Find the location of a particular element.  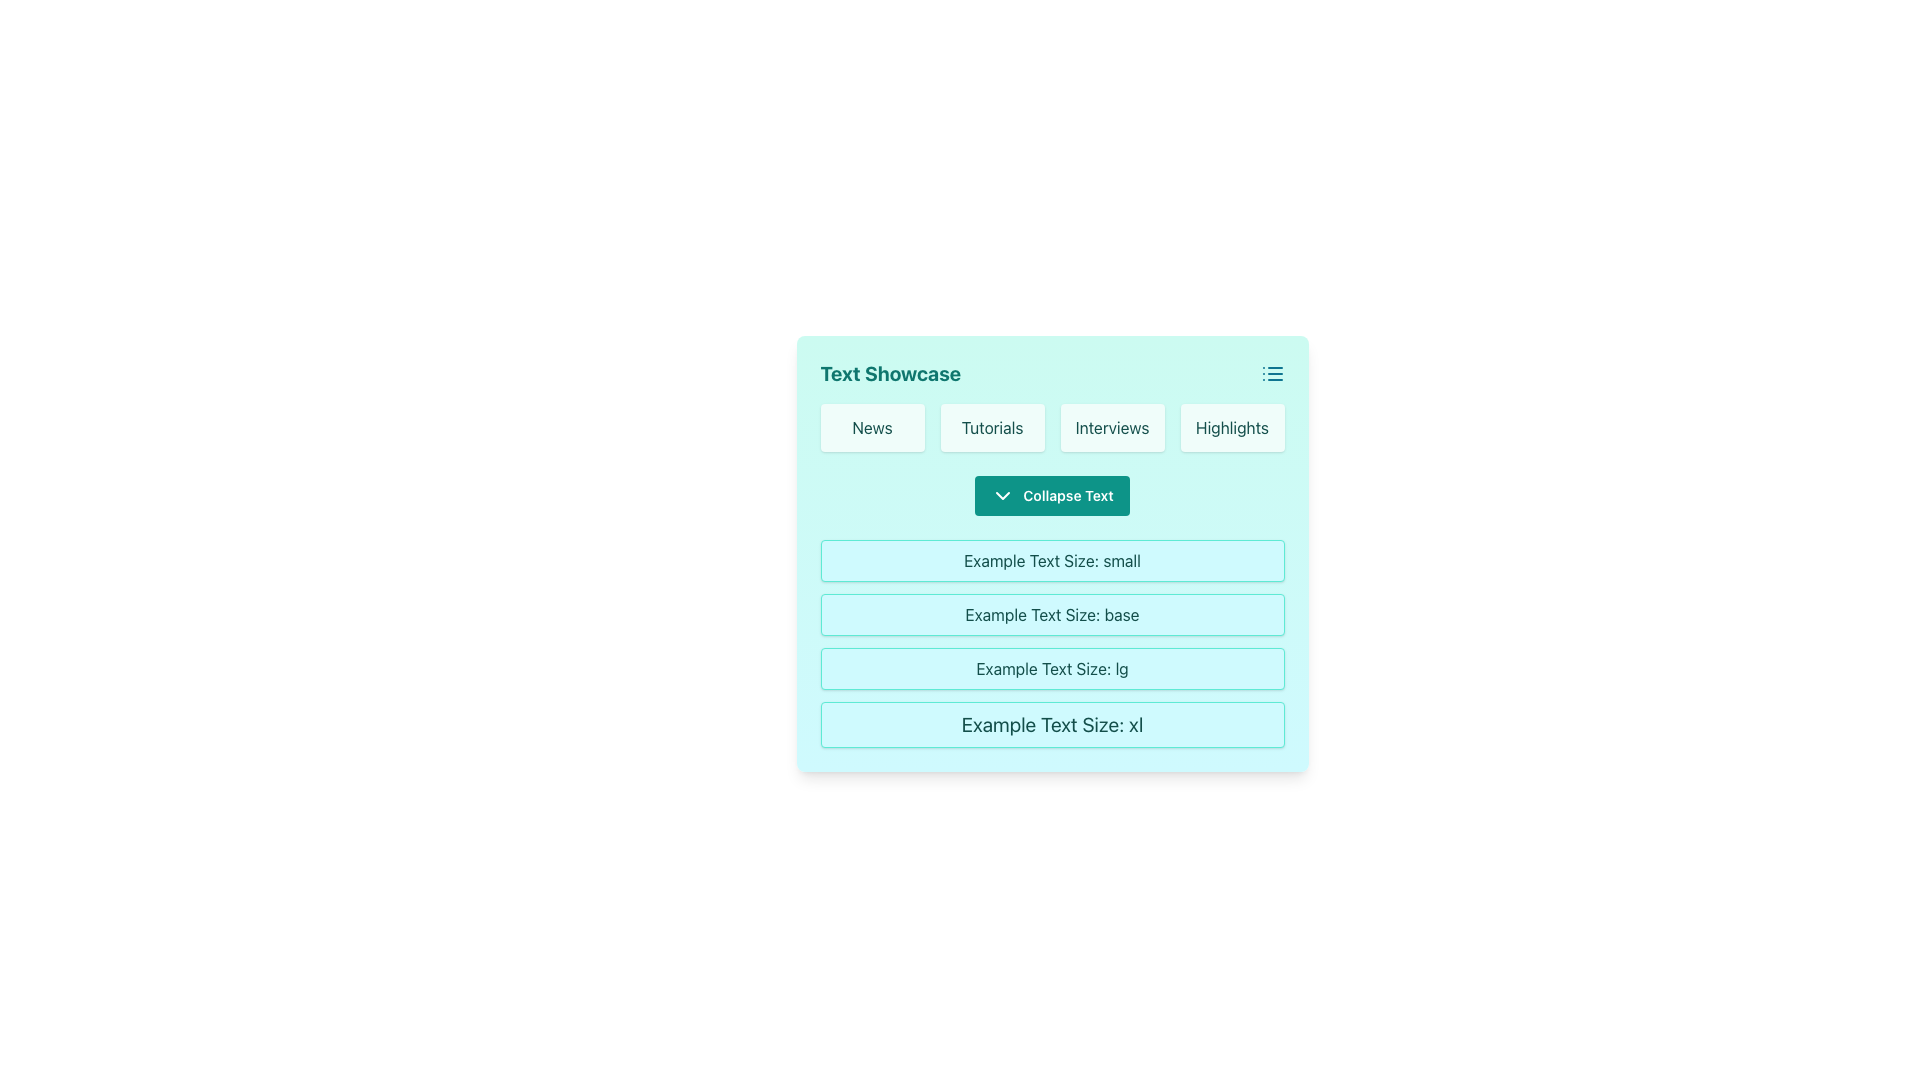

the 'base' button located under the 'Example Text Size: small' button and above the 'Example Text Size: lg' button in the 'Text Showcase' section is located at coordinates (1051, 613).